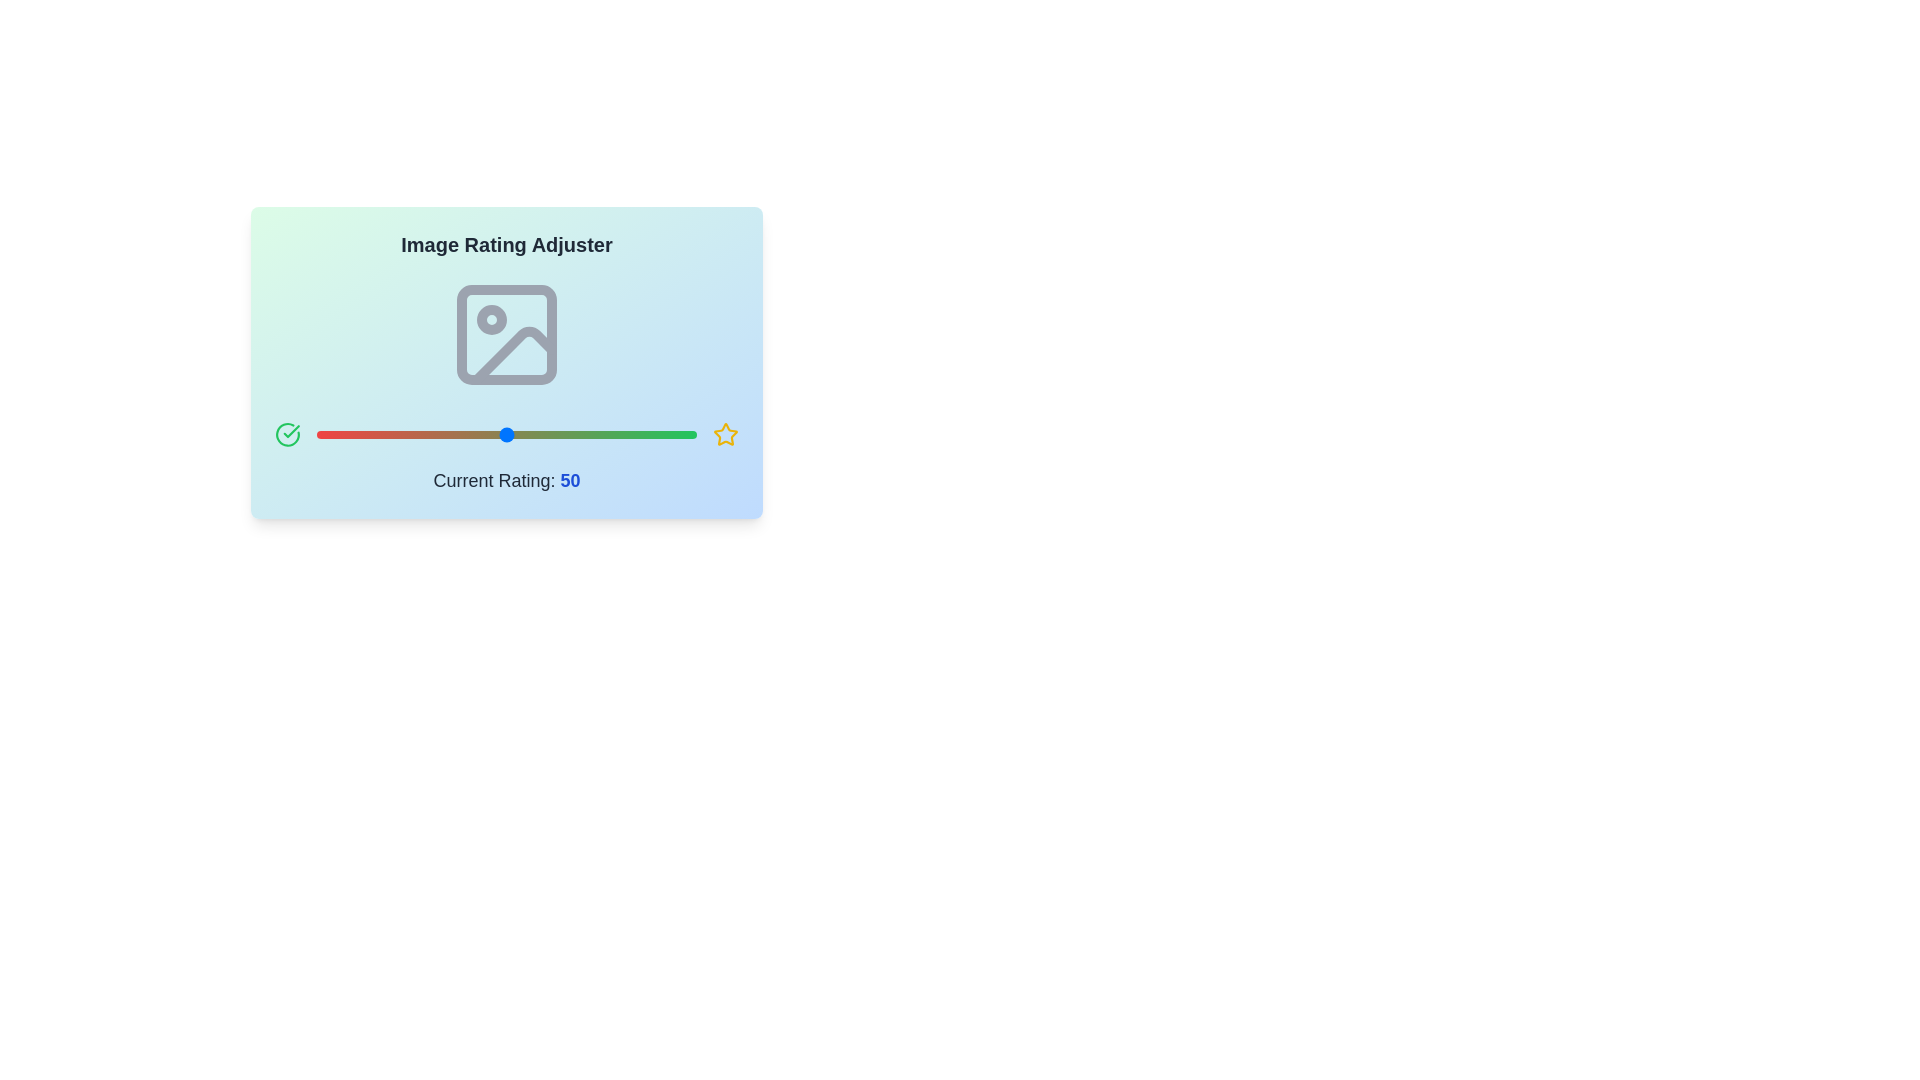 Image resolution: width=1920 pixels, height=1080 pixels. What do you see at coordinates (658, 434) in the screenshot?
I see `the slider to set the rating to 90` at bounding box center [658, 434].